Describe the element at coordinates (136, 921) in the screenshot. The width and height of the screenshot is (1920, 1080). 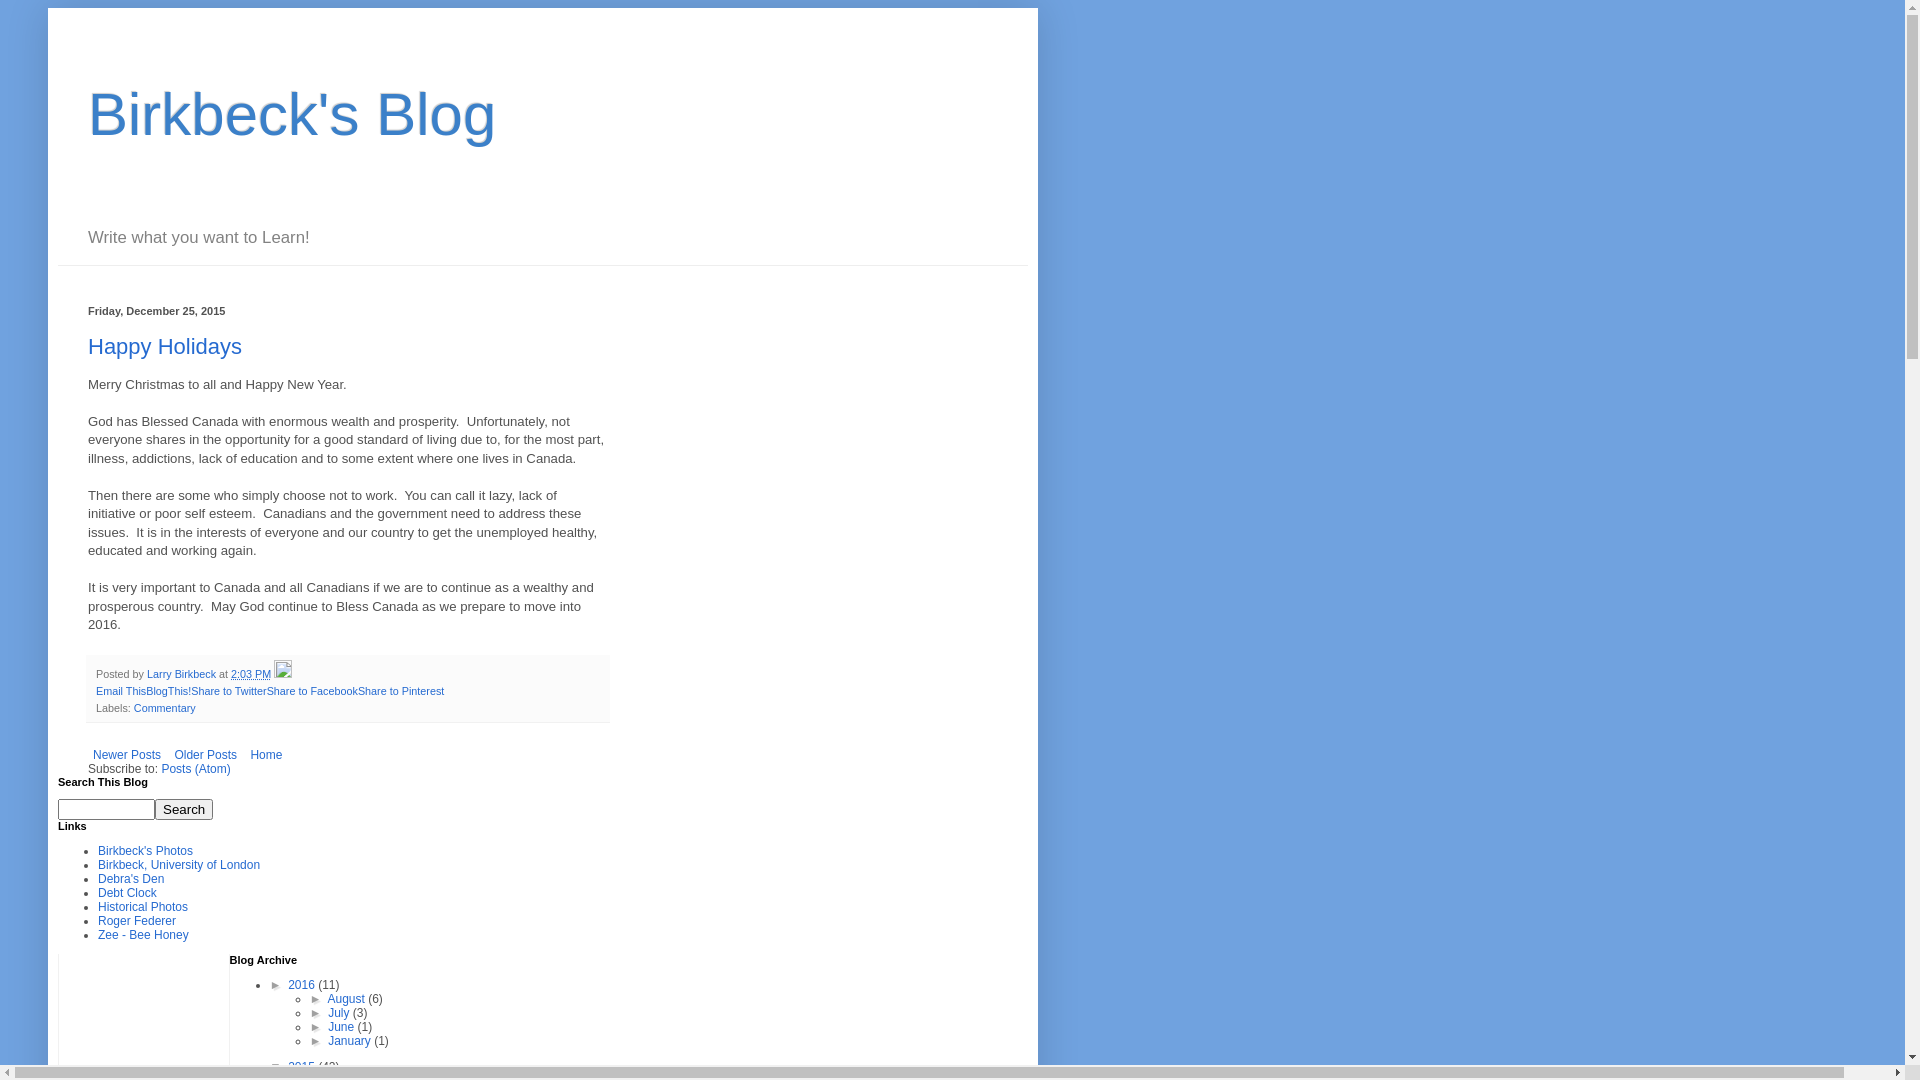
I see `'Roger Federer'` at that location.